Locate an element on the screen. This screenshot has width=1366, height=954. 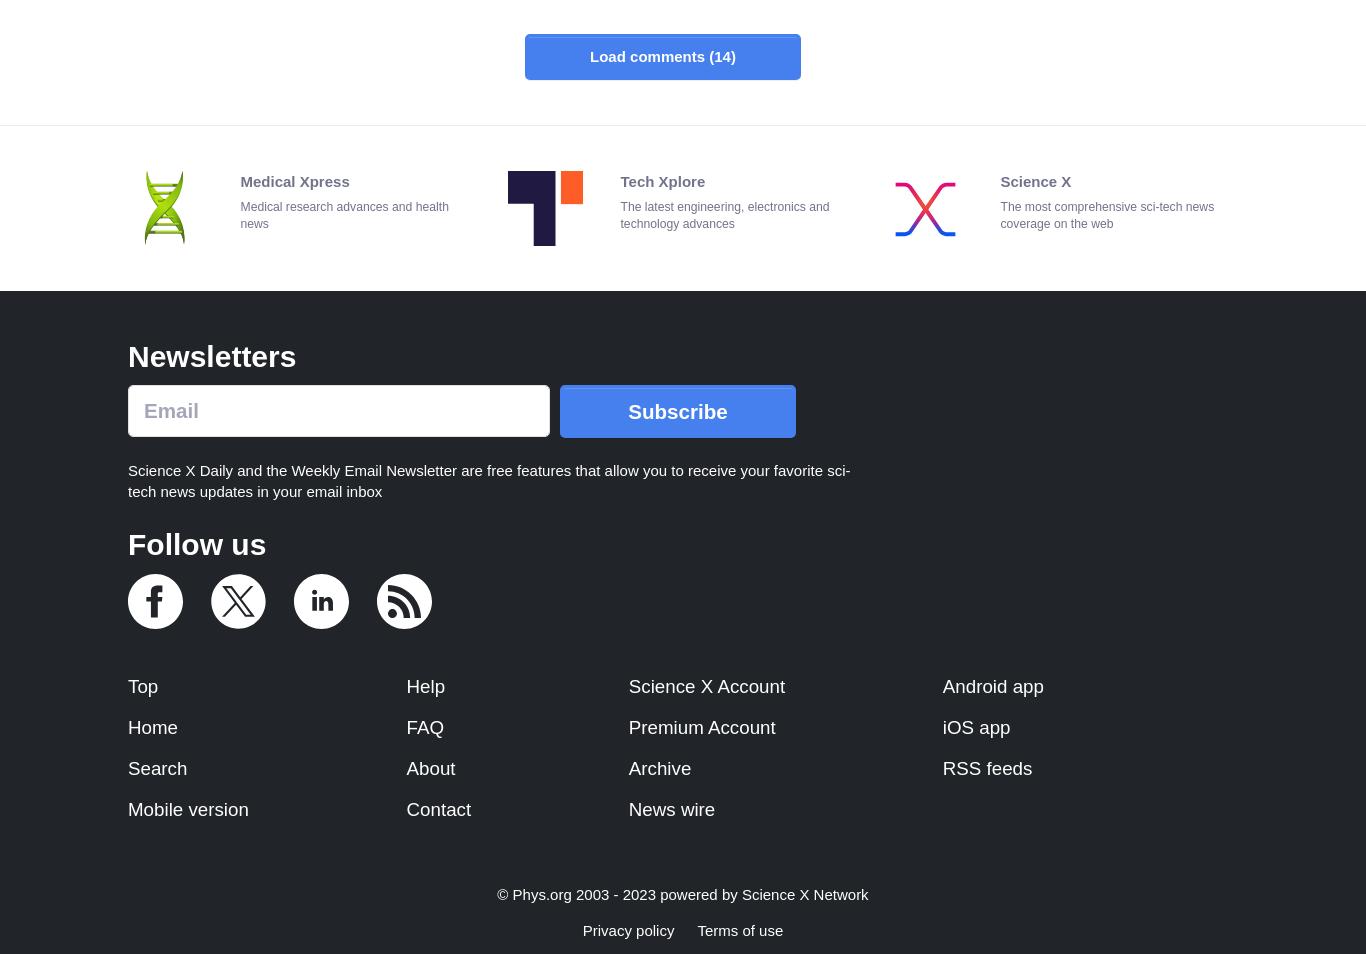
'Medical research advances and health news' is located at coordinates (342, 214).